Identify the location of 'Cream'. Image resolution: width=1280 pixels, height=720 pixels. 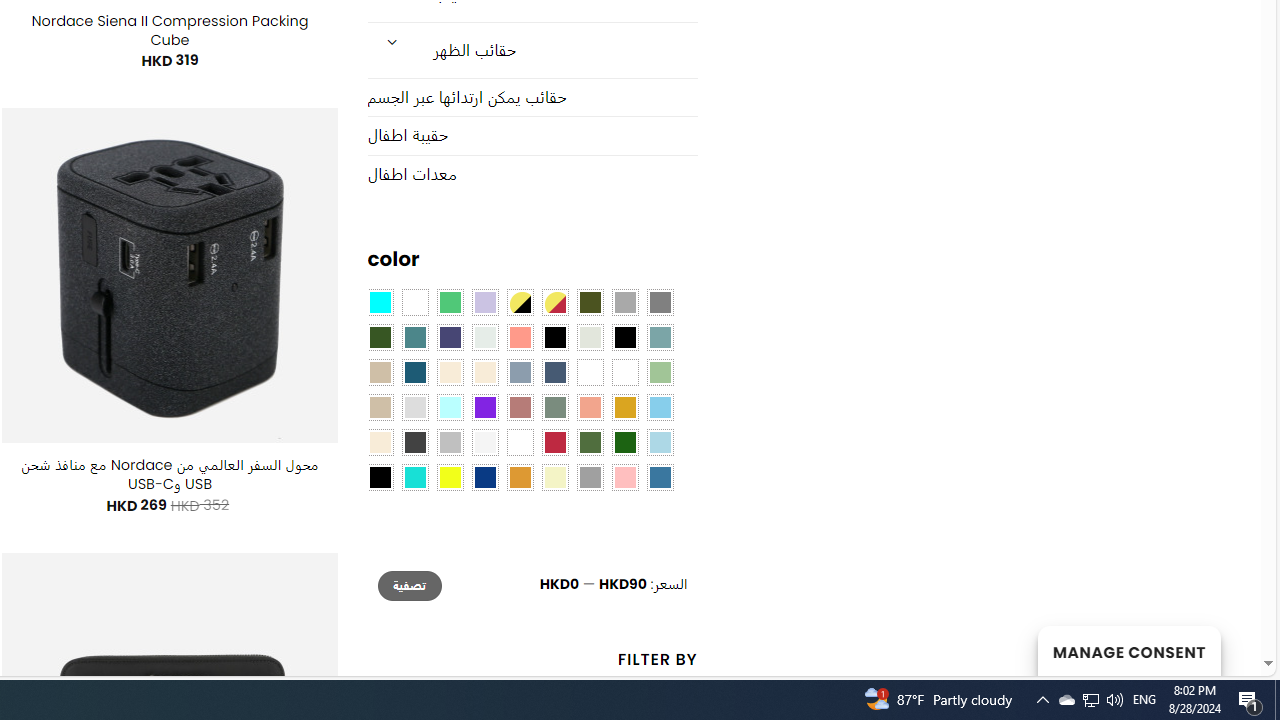
(485, 372).